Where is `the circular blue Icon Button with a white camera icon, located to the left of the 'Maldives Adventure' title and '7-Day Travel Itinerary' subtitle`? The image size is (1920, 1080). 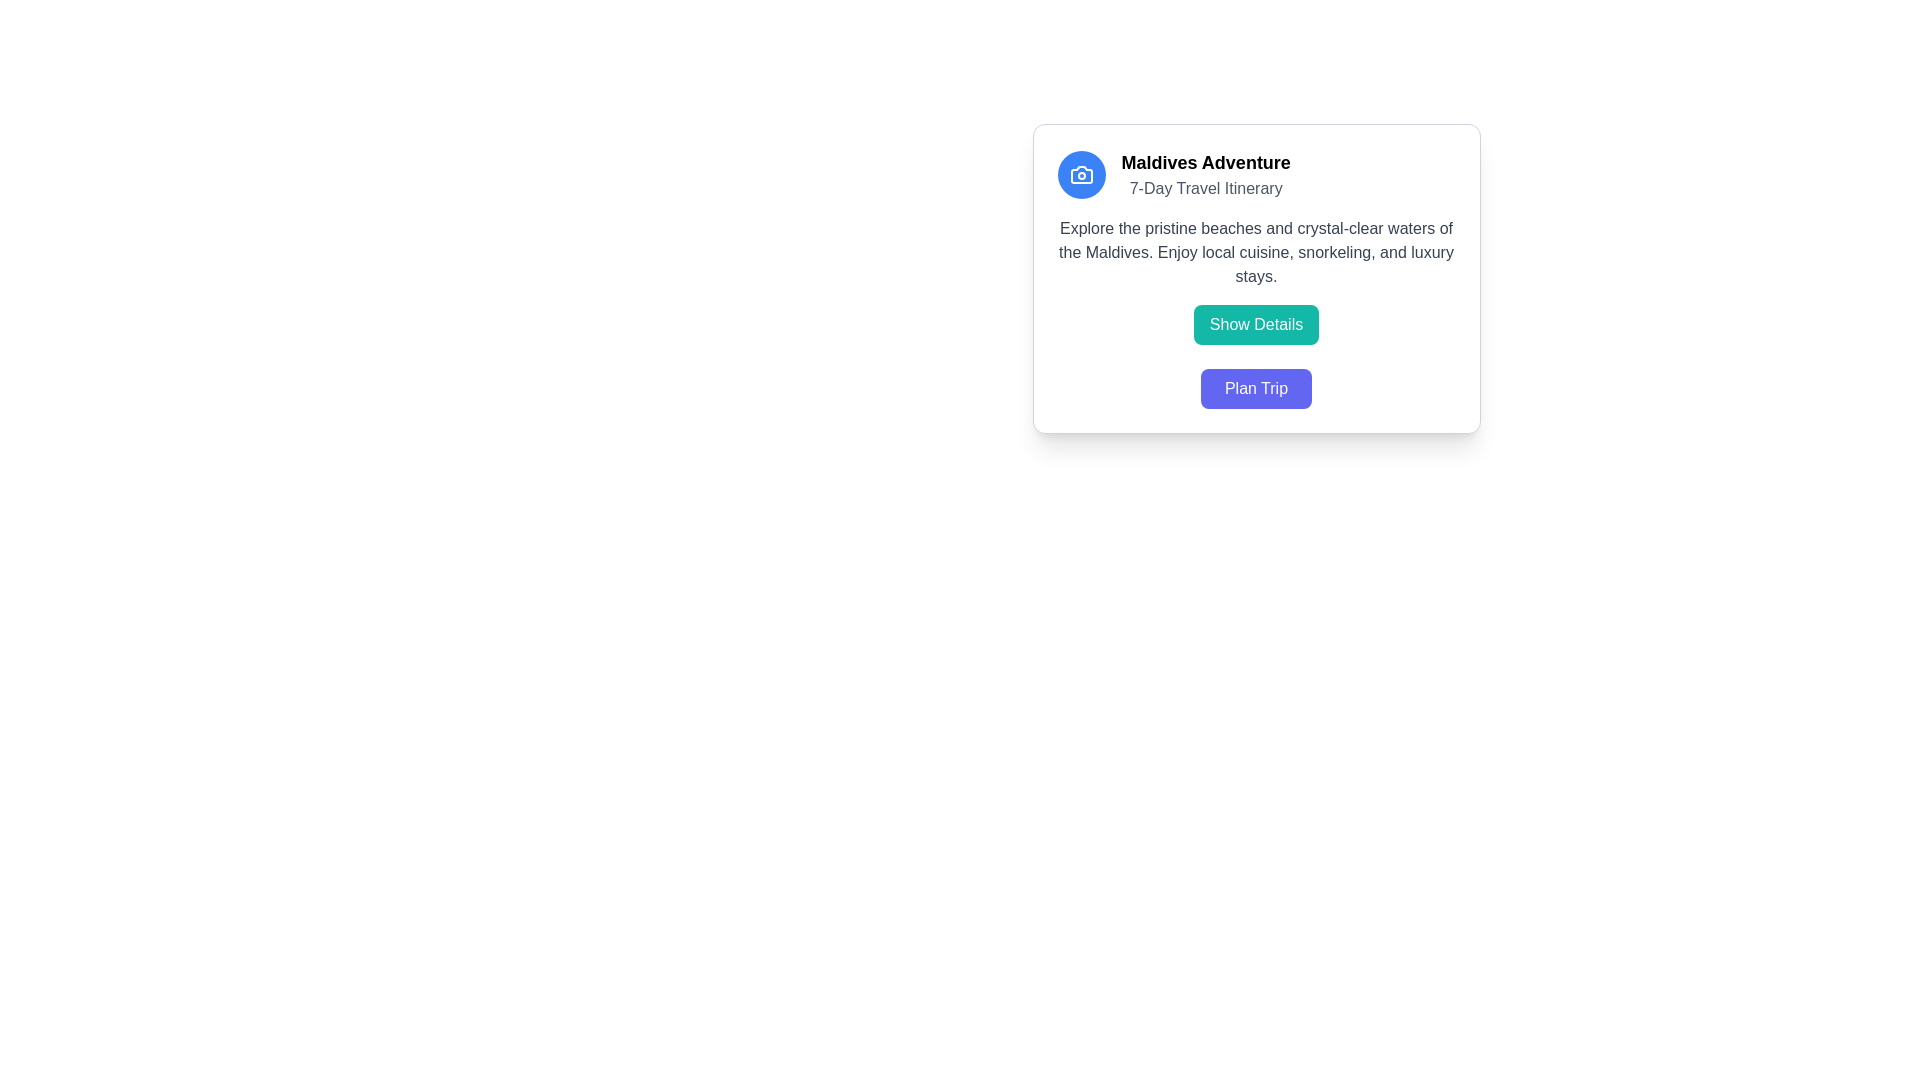
the circular blue Icon Button with a white camera icon, located to the left of the 'Maldives Adventure' title and '7-Day Travel Itinerary' subtitle is located at coordinates (1080, 173).